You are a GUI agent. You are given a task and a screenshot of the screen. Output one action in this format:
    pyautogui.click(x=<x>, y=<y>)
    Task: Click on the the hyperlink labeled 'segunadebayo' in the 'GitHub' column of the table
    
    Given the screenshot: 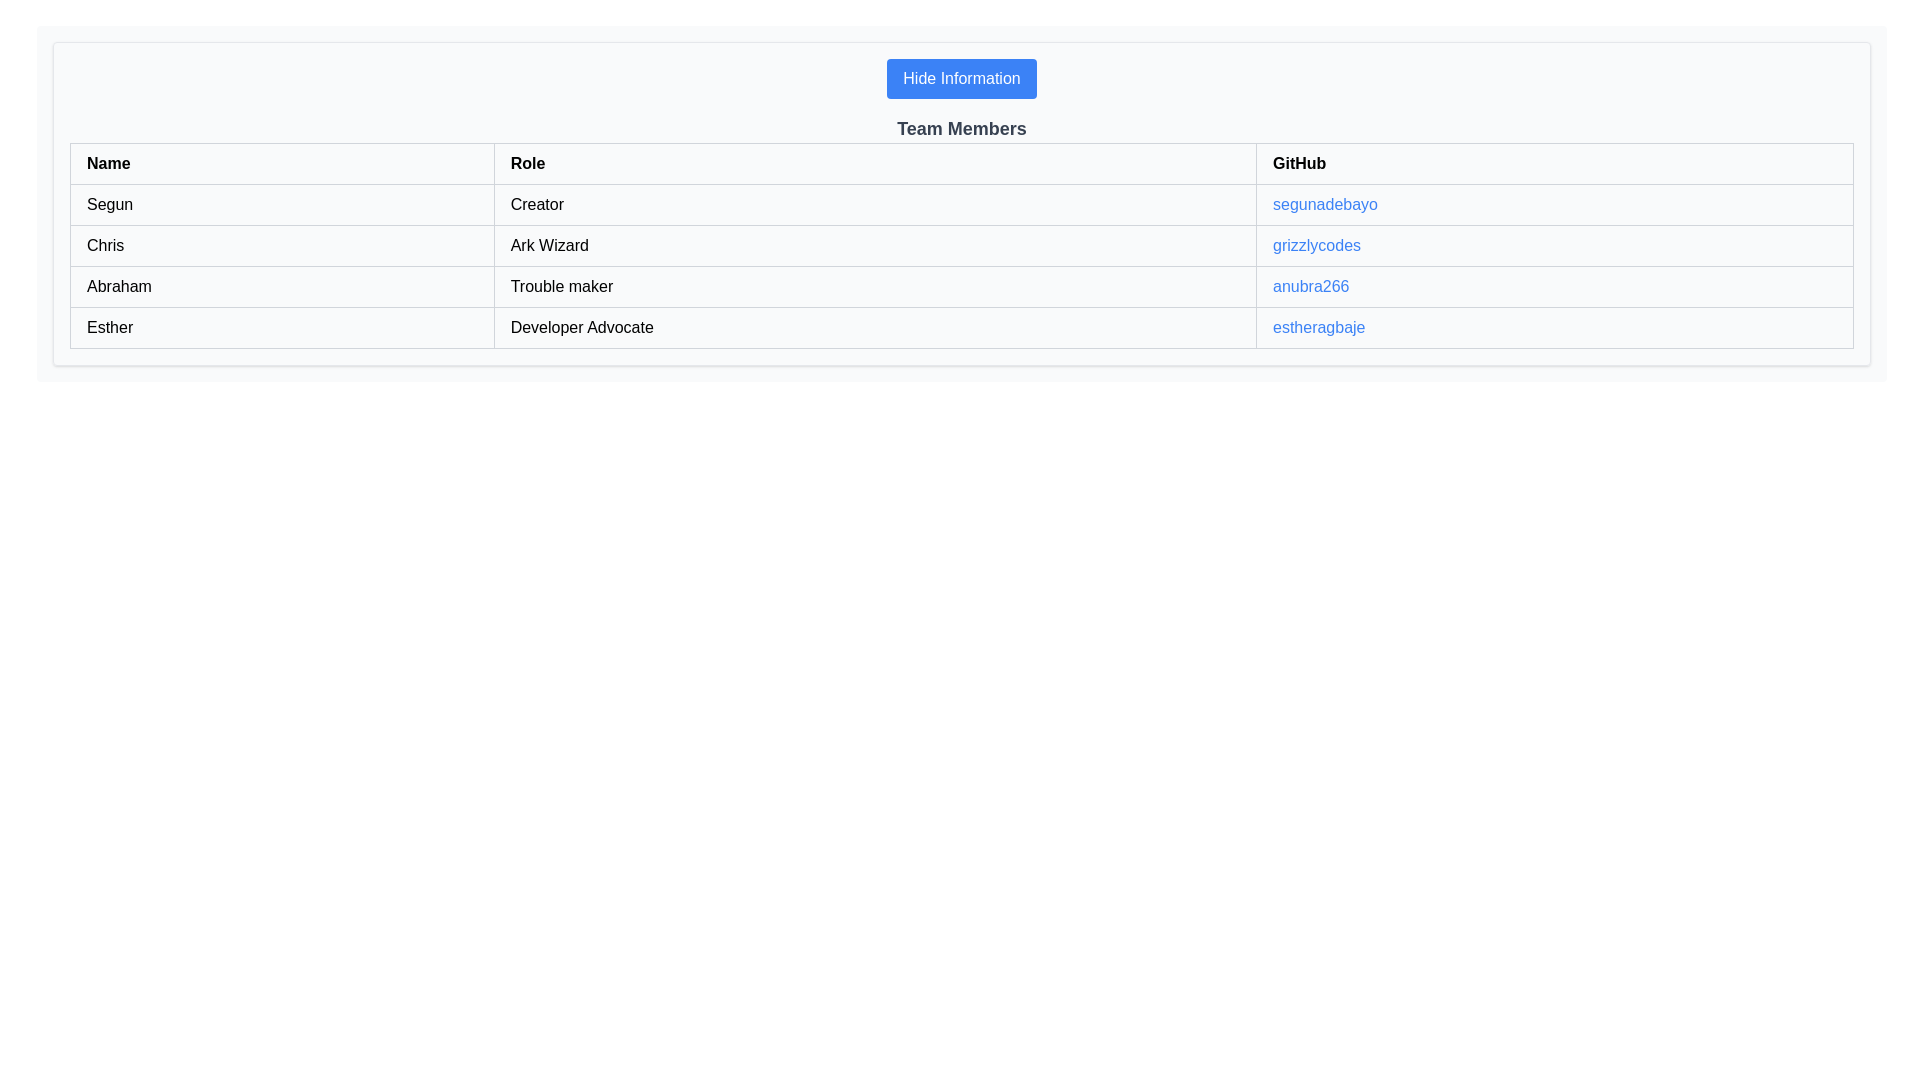 What is the action you would take?
    pyautogui.click(x=1554, y=204)
    